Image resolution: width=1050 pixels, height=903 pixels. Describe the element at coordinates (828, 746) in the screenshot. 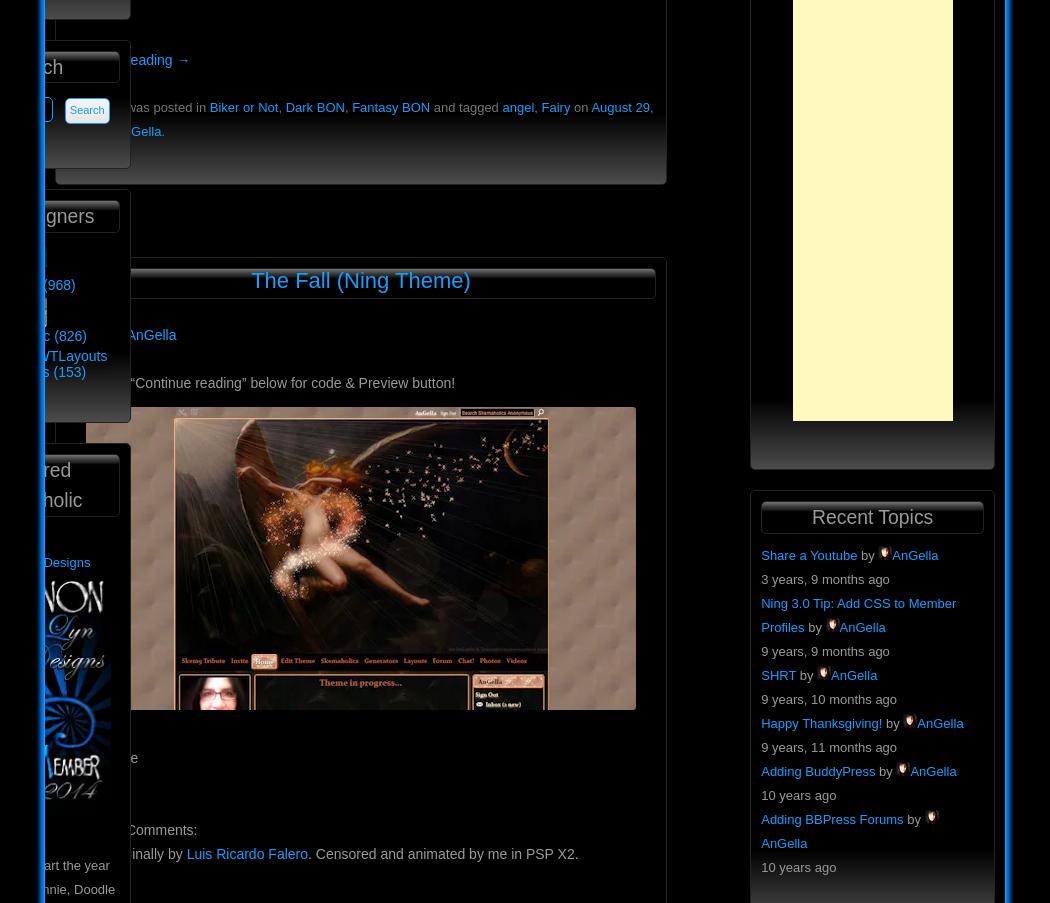

I see `'9 years, 11 months ago'` at that location.